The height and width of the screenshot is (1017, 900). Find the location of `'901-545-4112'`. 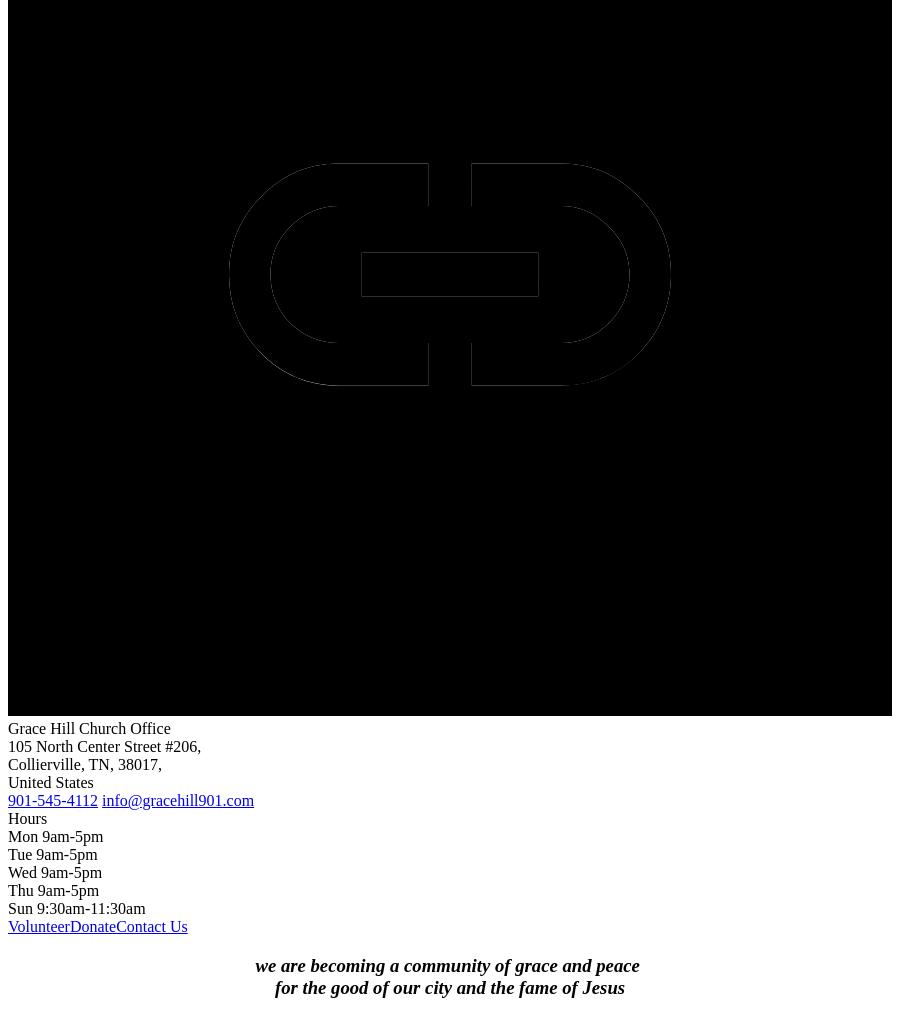

'901-545-4112' is located at coordinates (7, 799).